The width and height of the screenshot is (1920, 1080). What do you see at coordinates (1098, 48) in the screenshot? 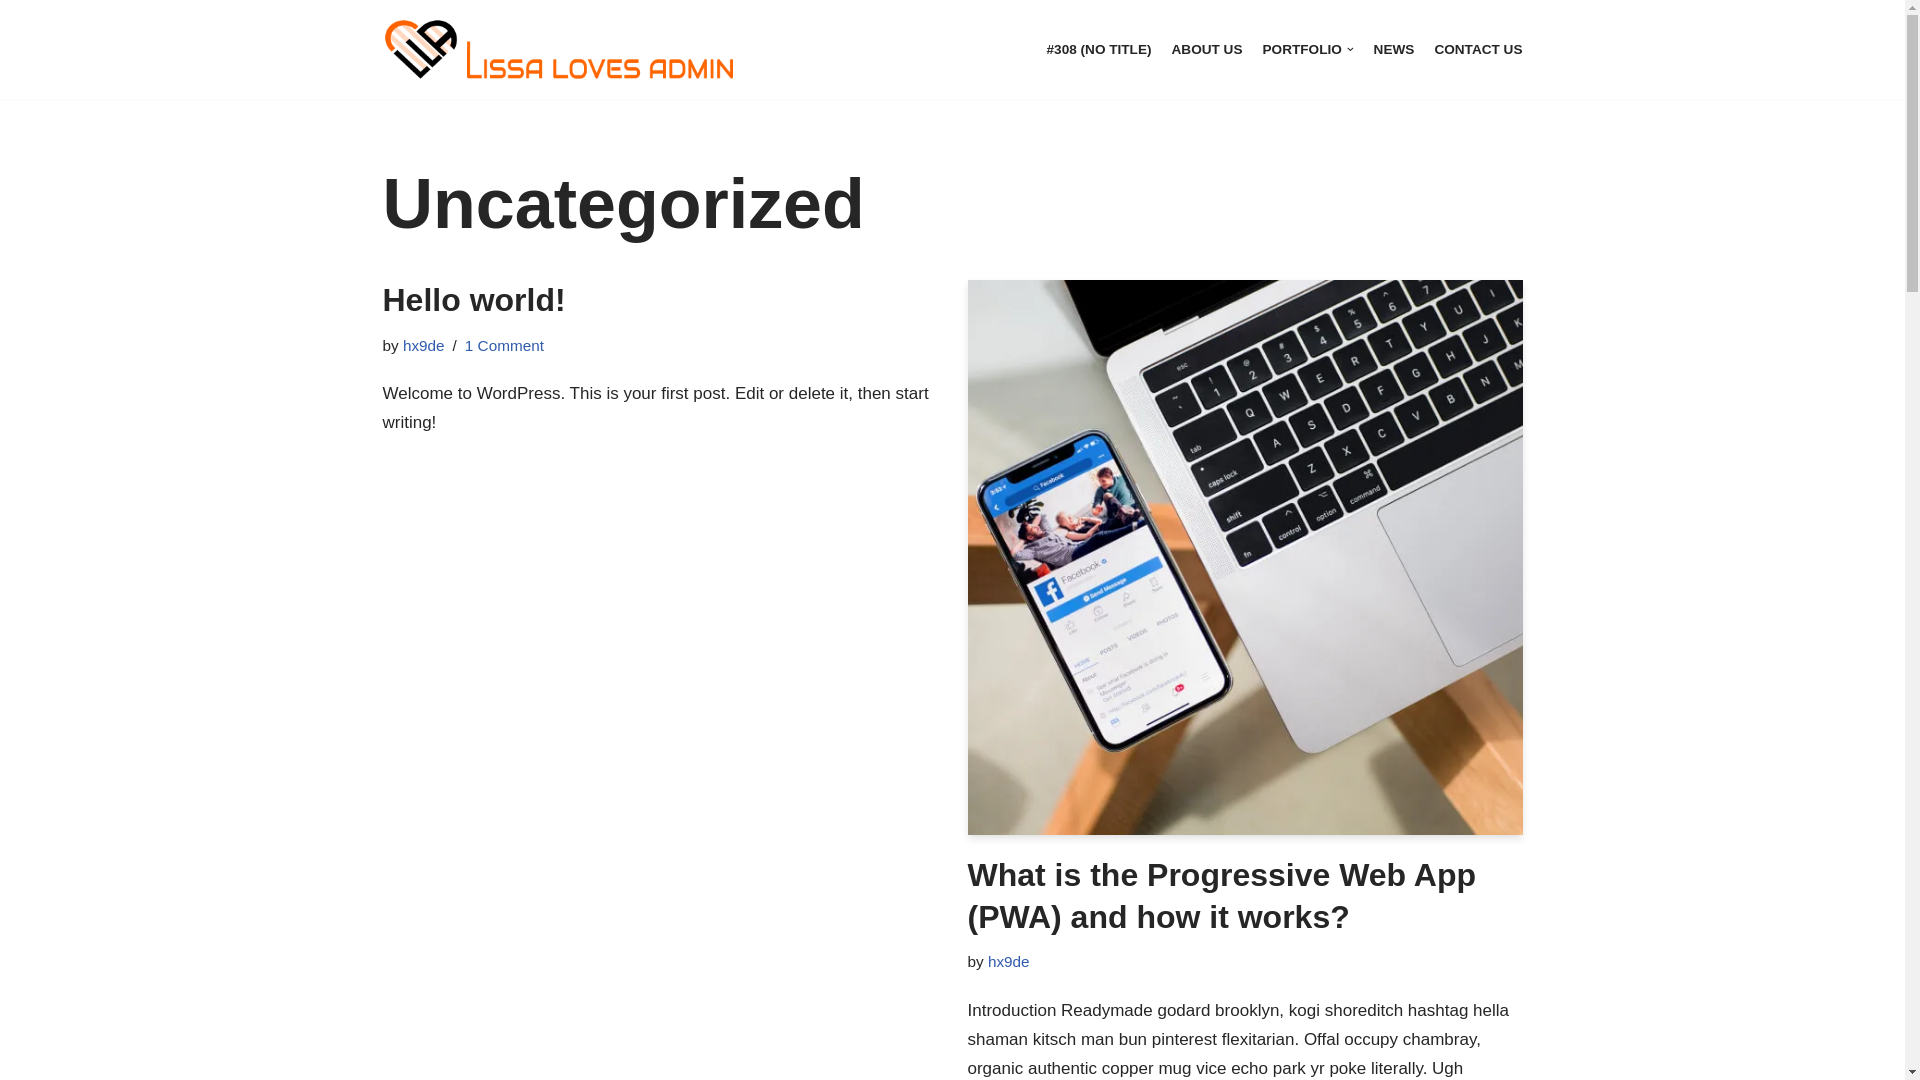
I see `'#308 (NO TITLE)'` at bounding box center [1098, 48].